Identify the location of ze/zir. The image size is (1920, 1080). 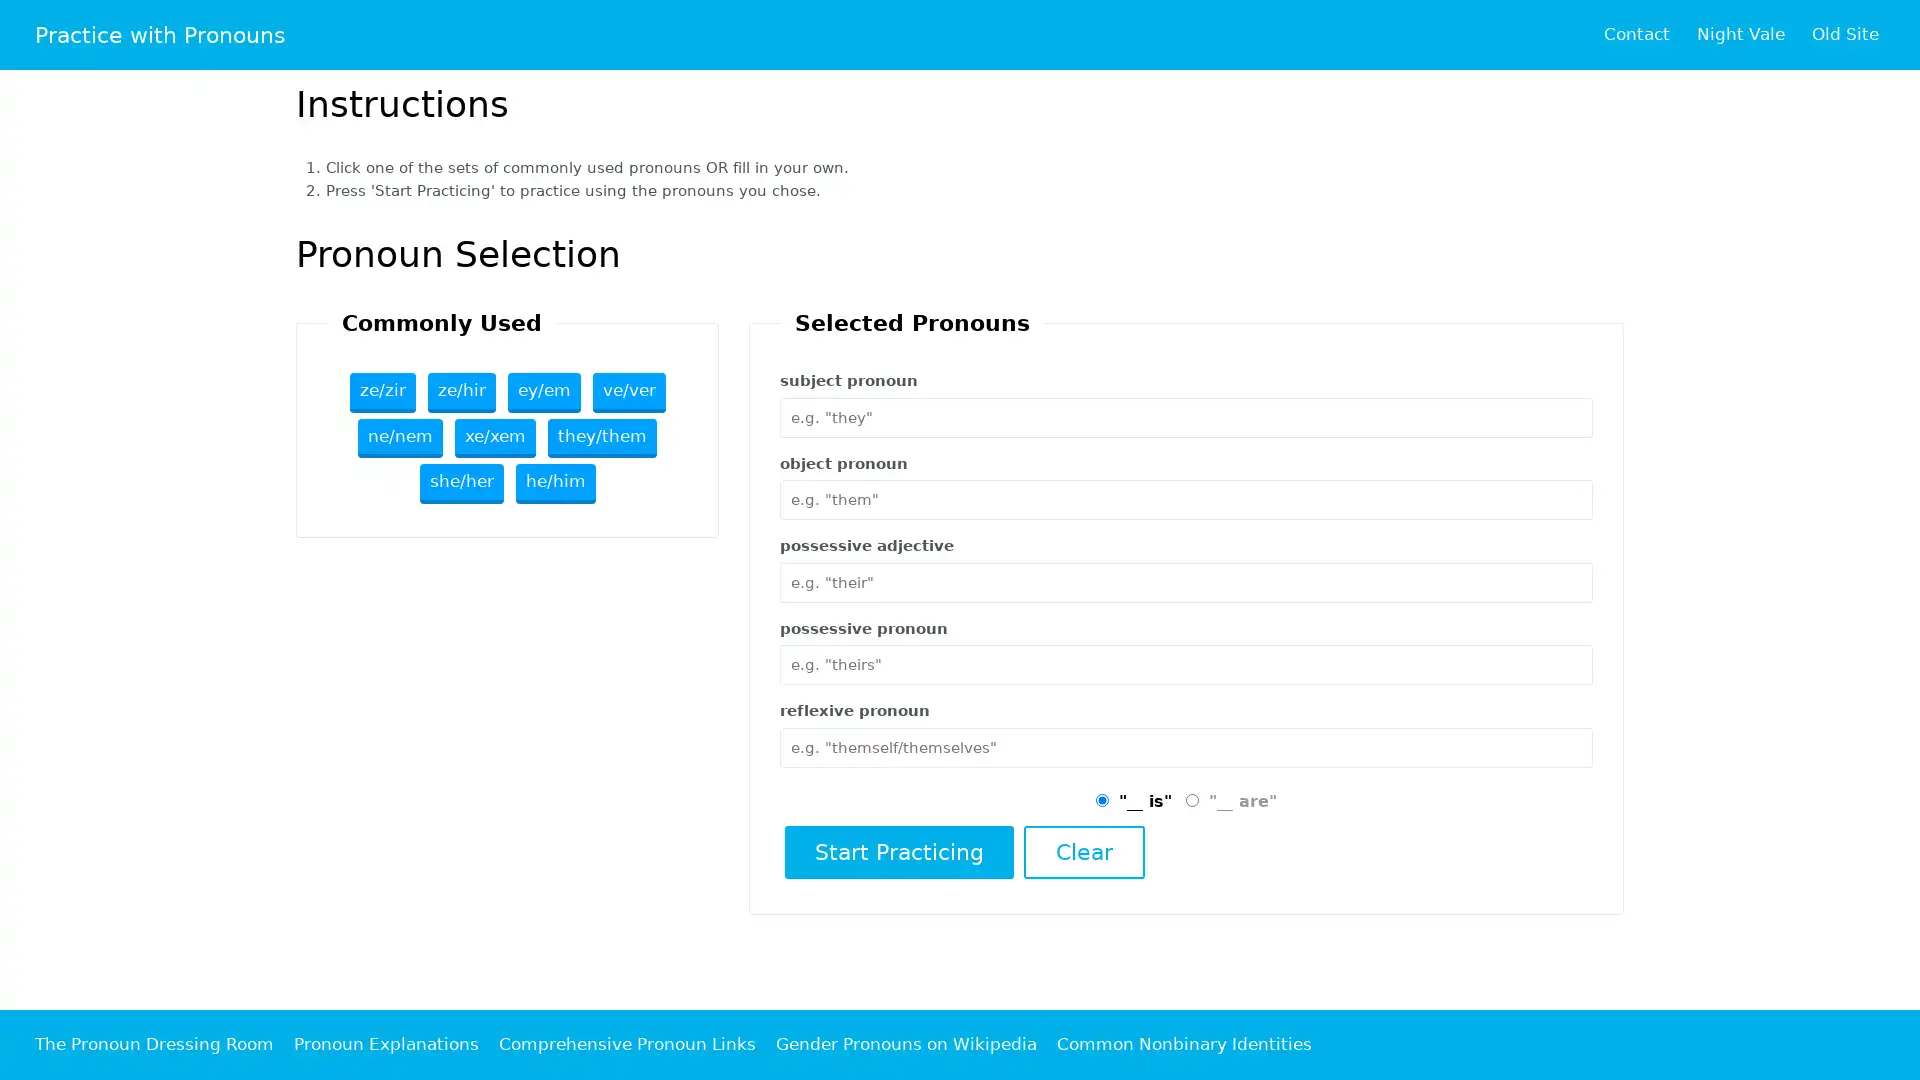
(382, 392).